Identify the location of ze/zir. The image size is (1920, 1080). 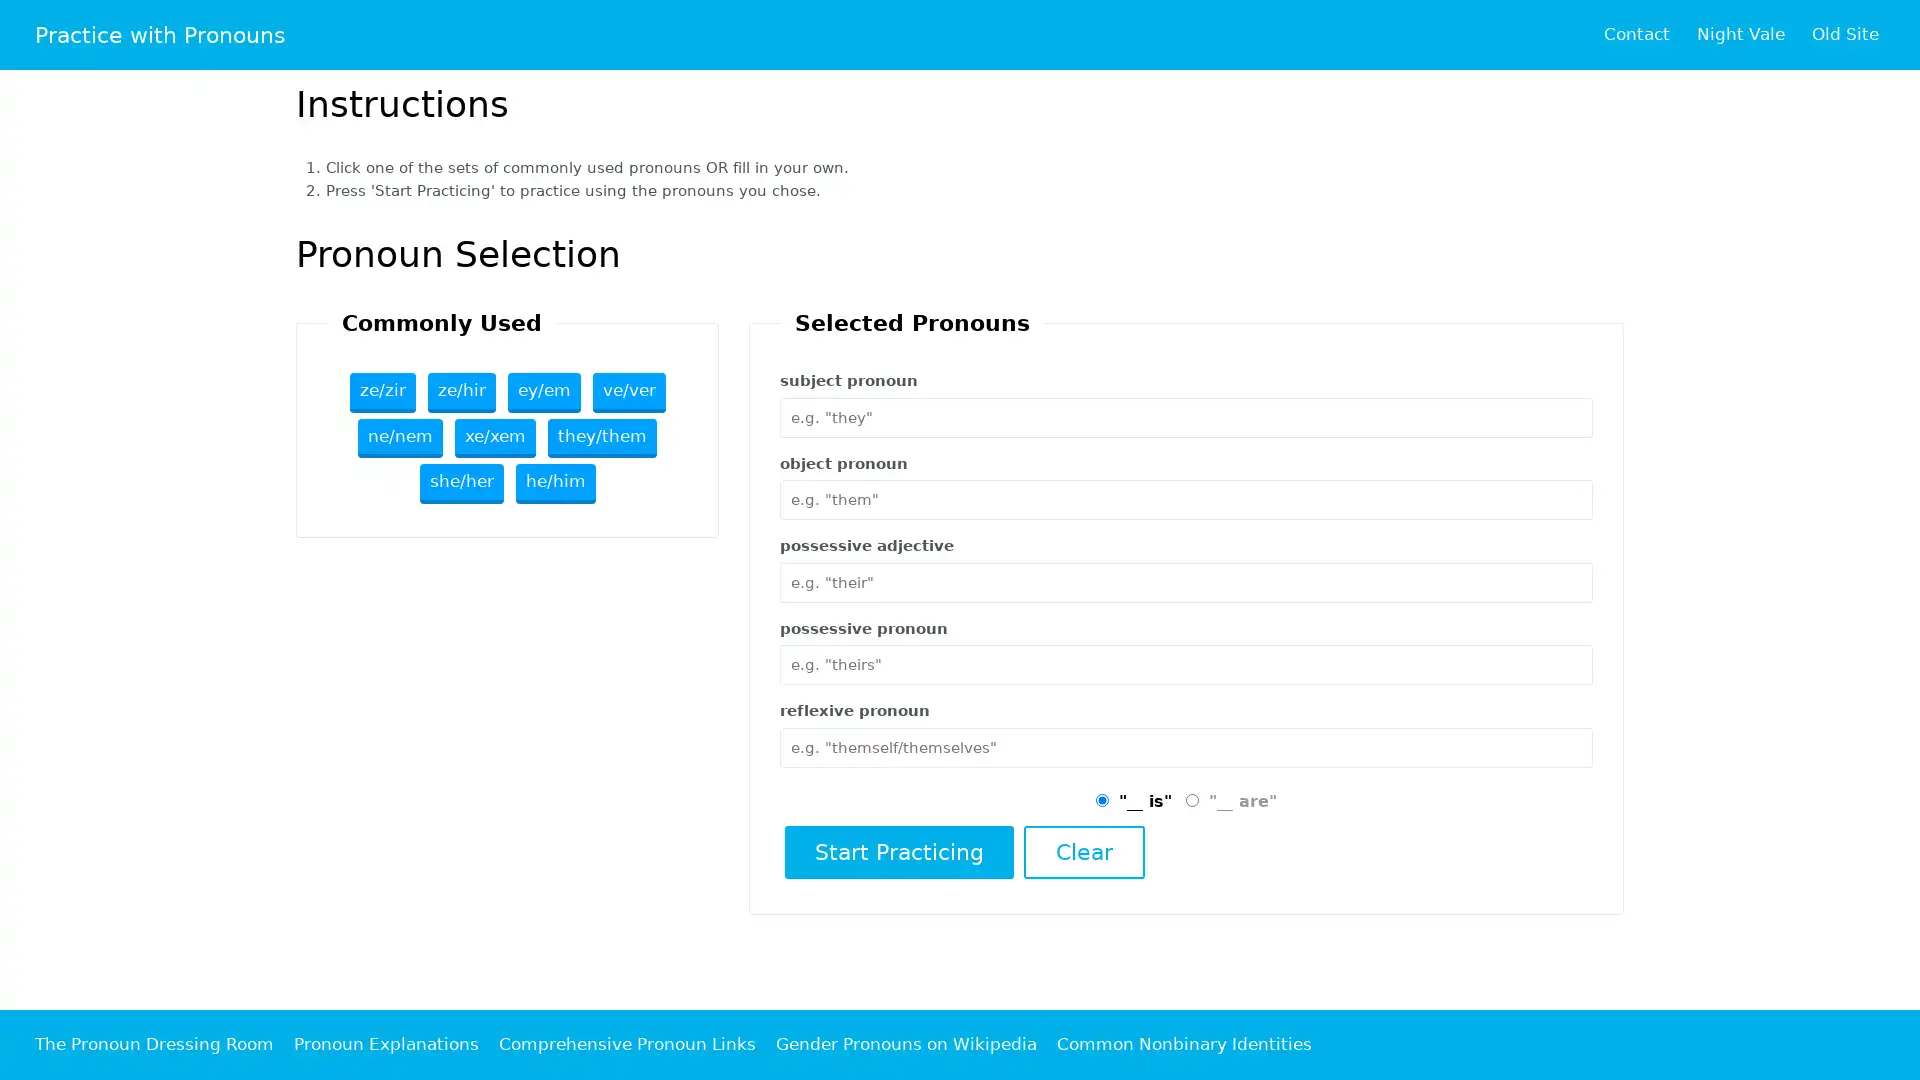
(382, 392).